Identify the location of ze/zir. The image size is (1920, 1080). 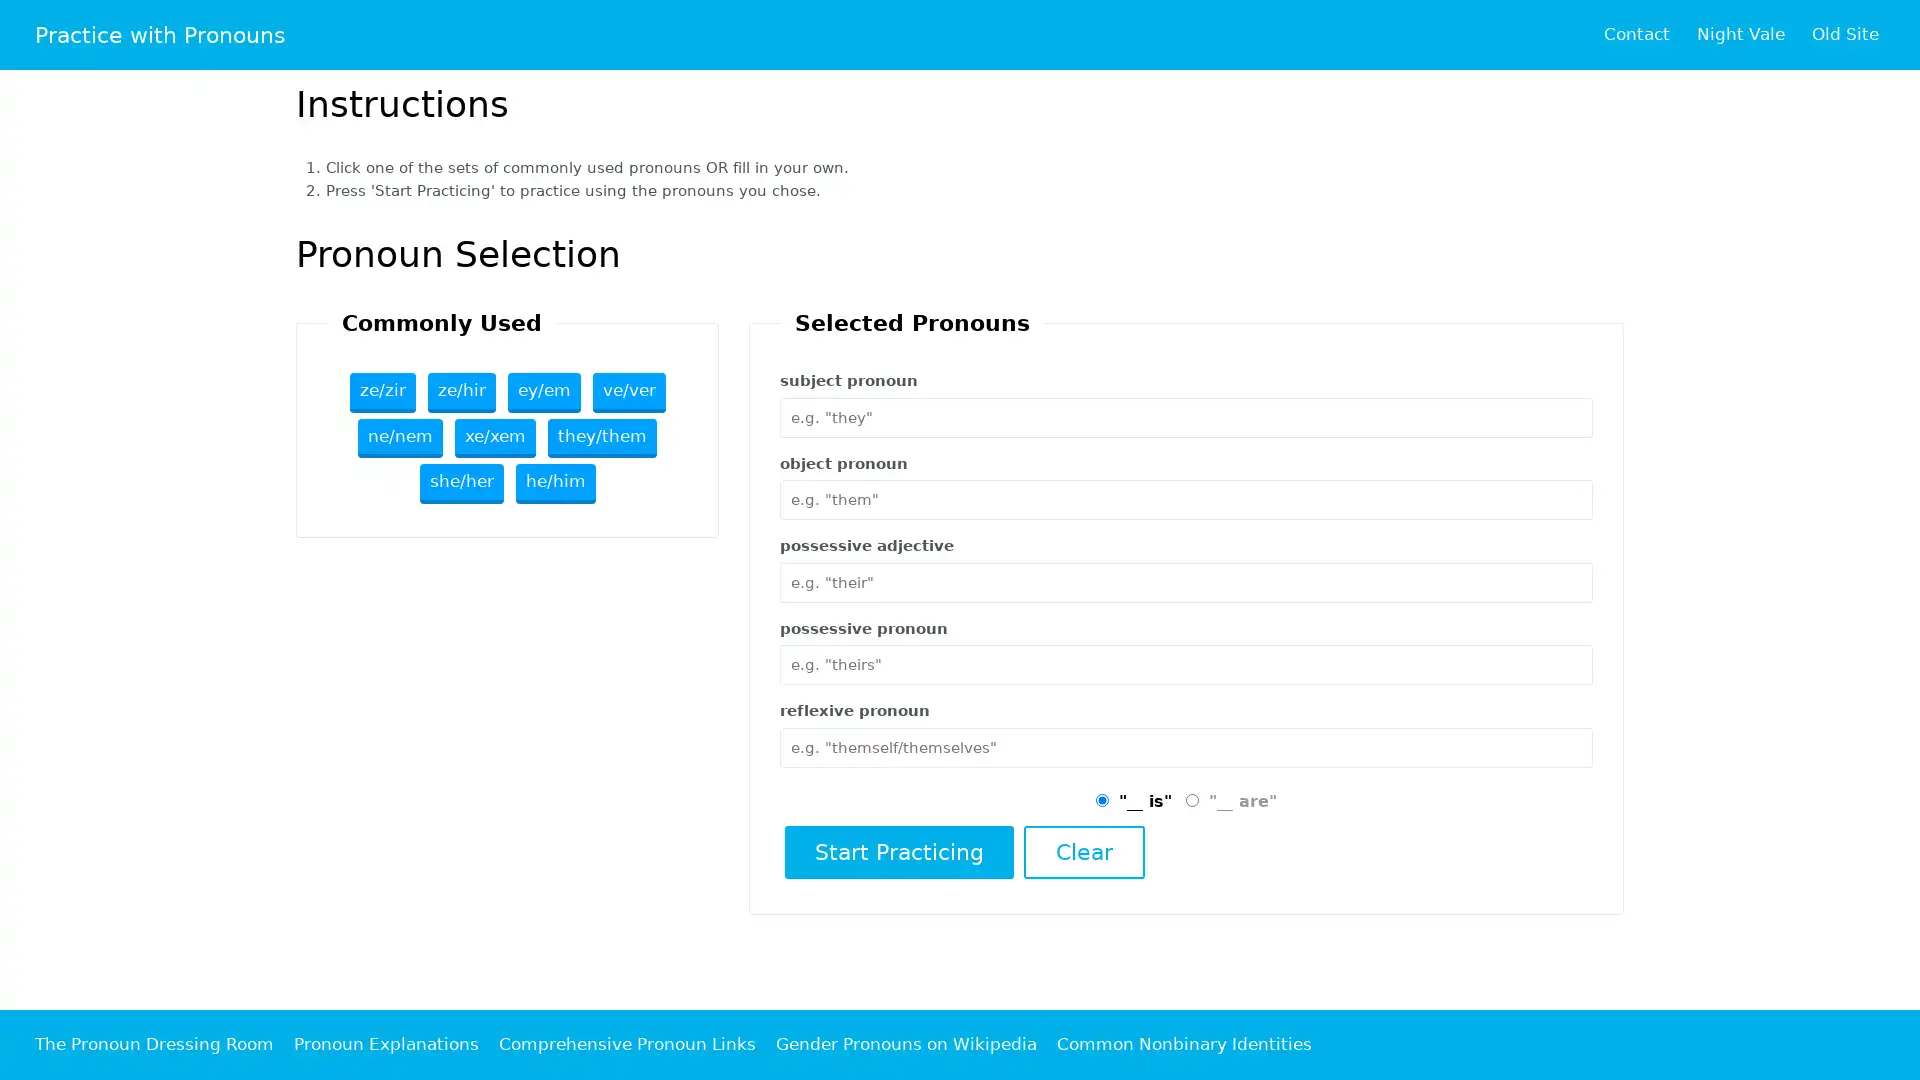
(382, 392).